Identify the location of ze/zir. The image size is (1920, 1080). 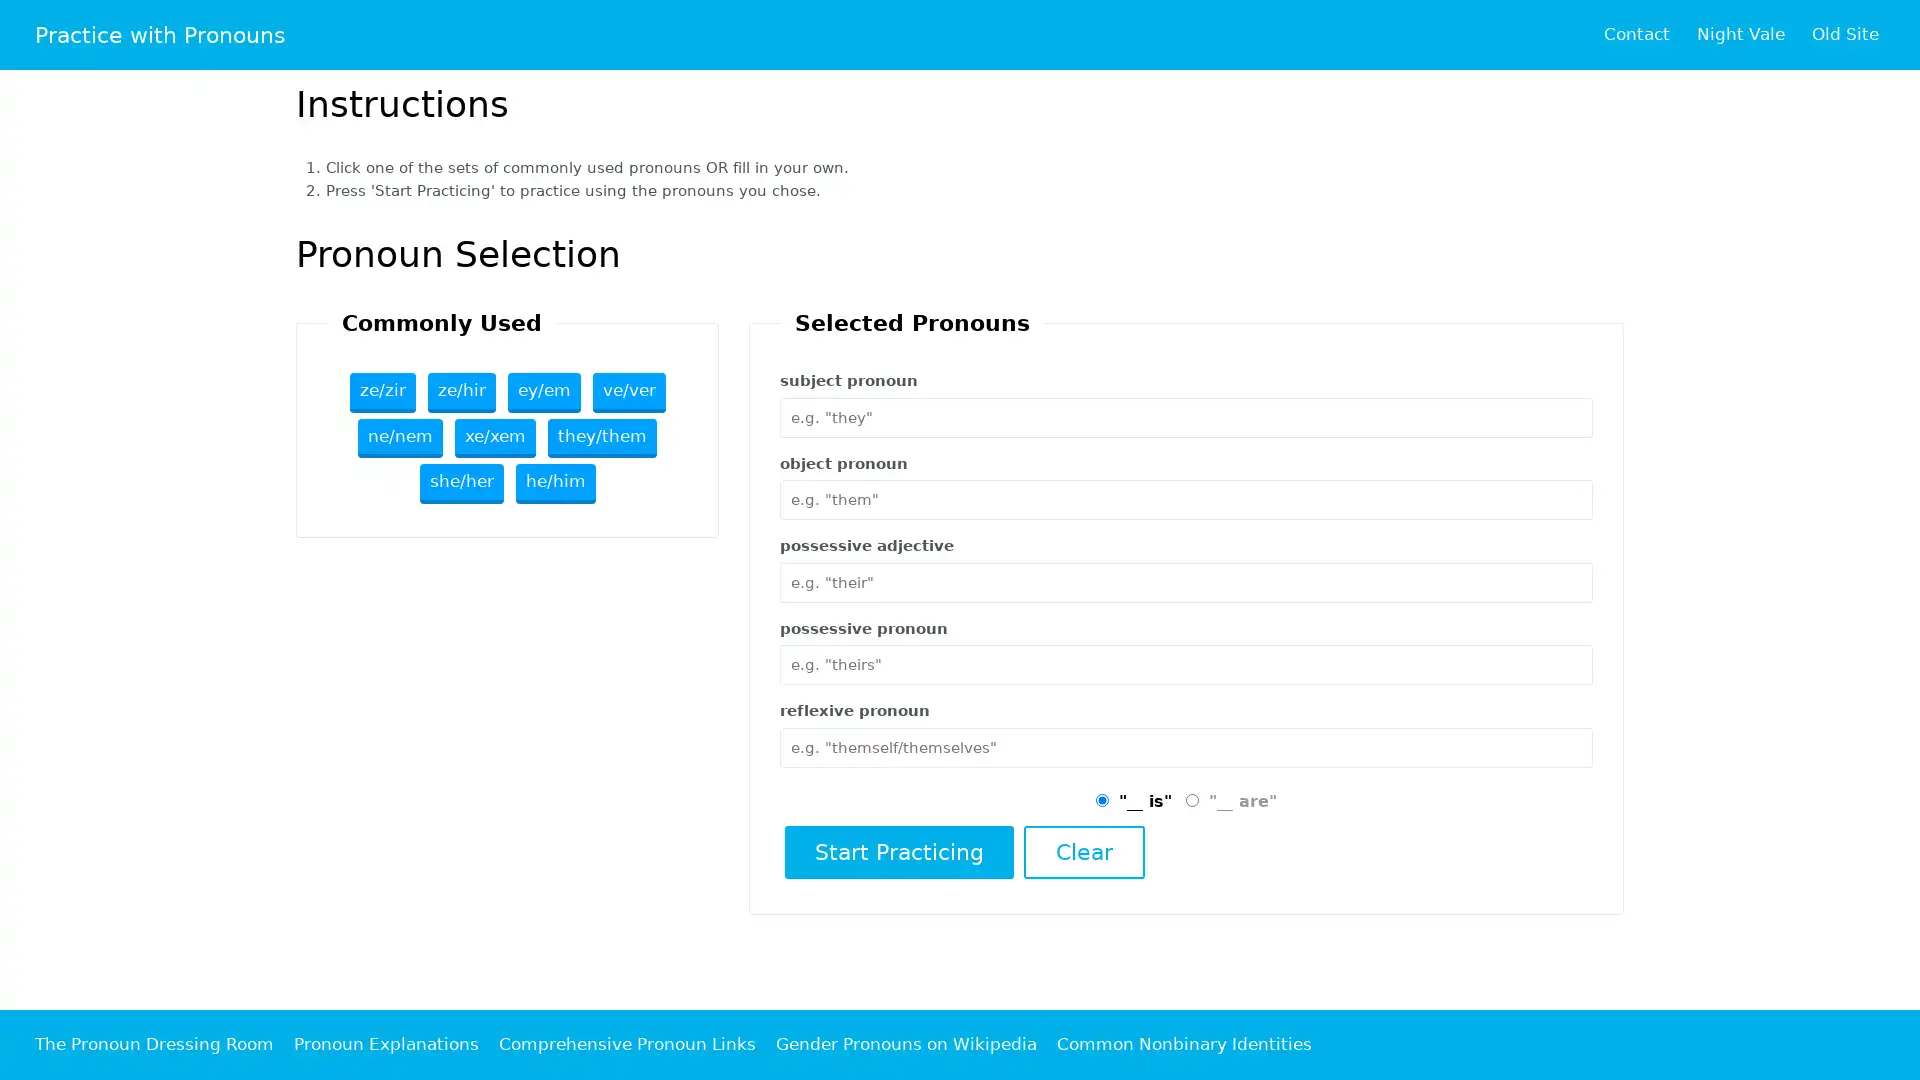
(382, 392).